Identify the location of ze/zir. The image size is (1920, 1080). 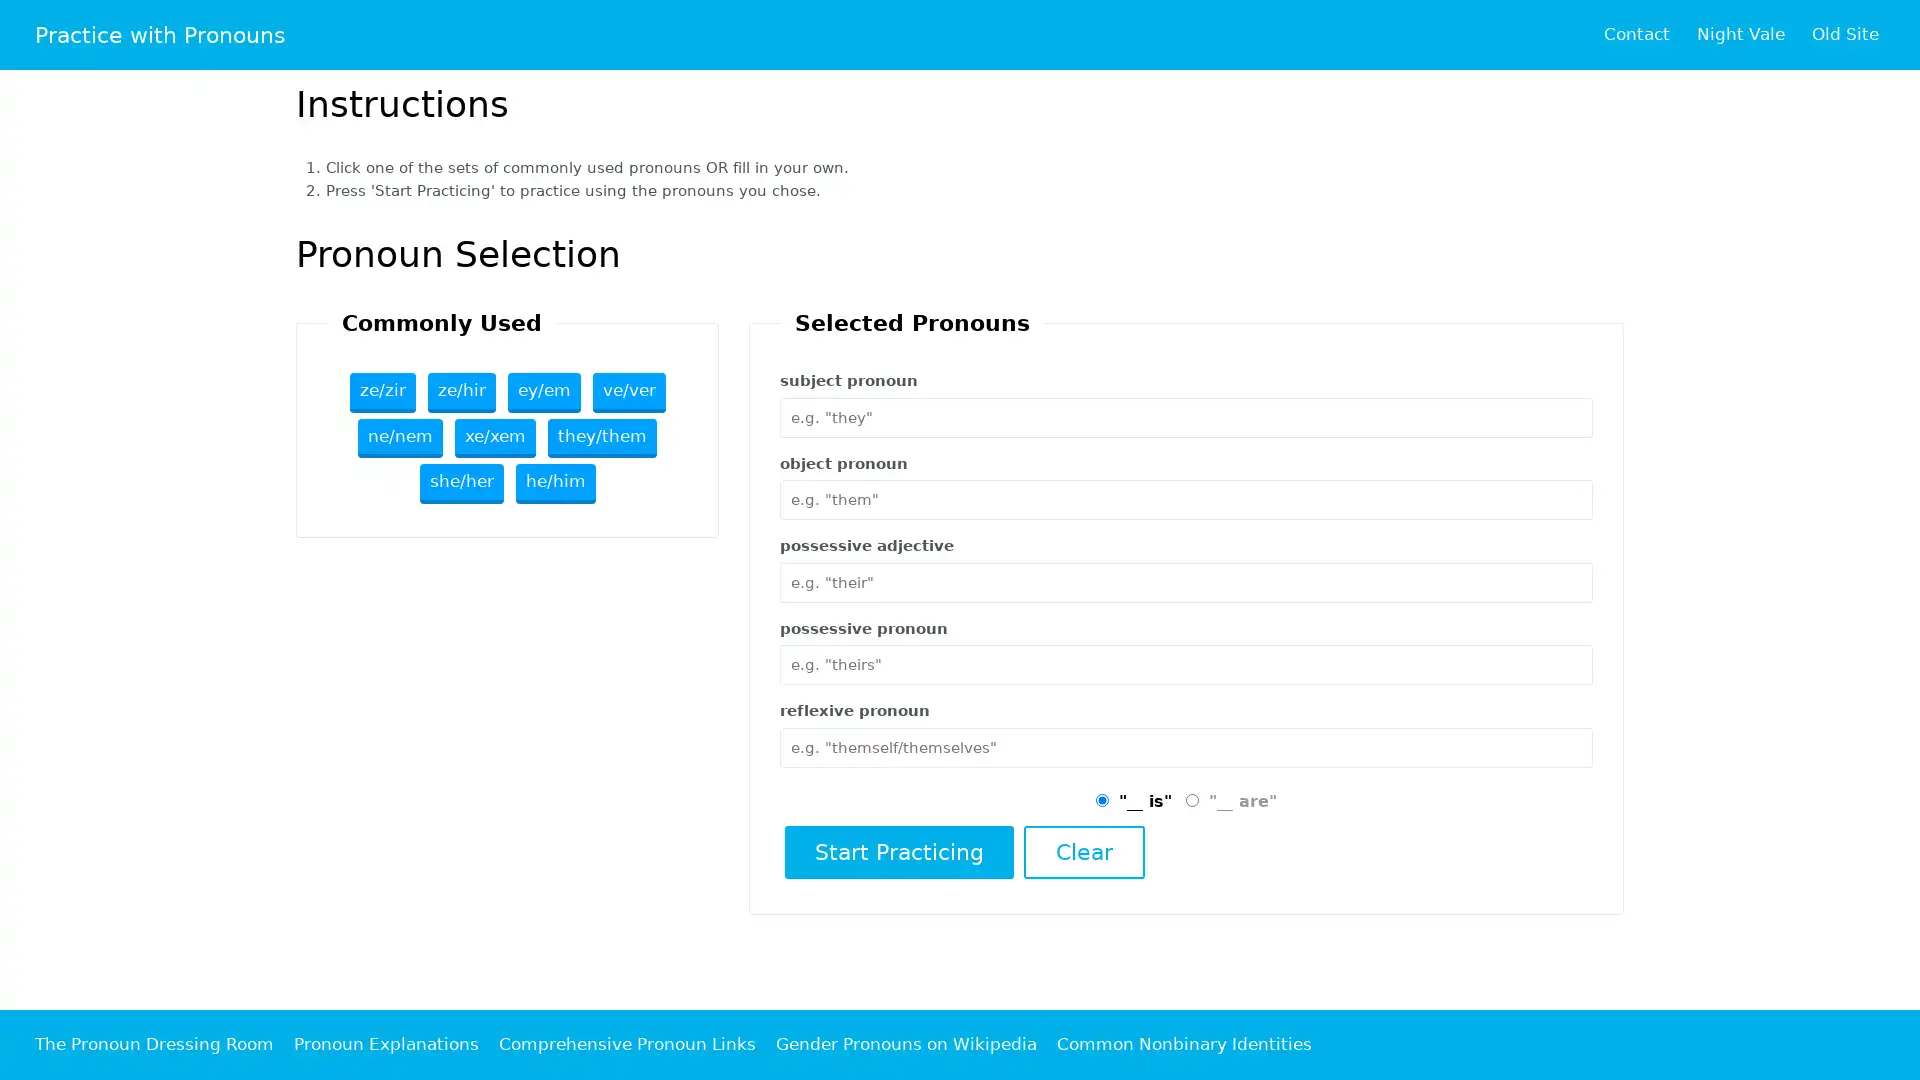
(382, 392).